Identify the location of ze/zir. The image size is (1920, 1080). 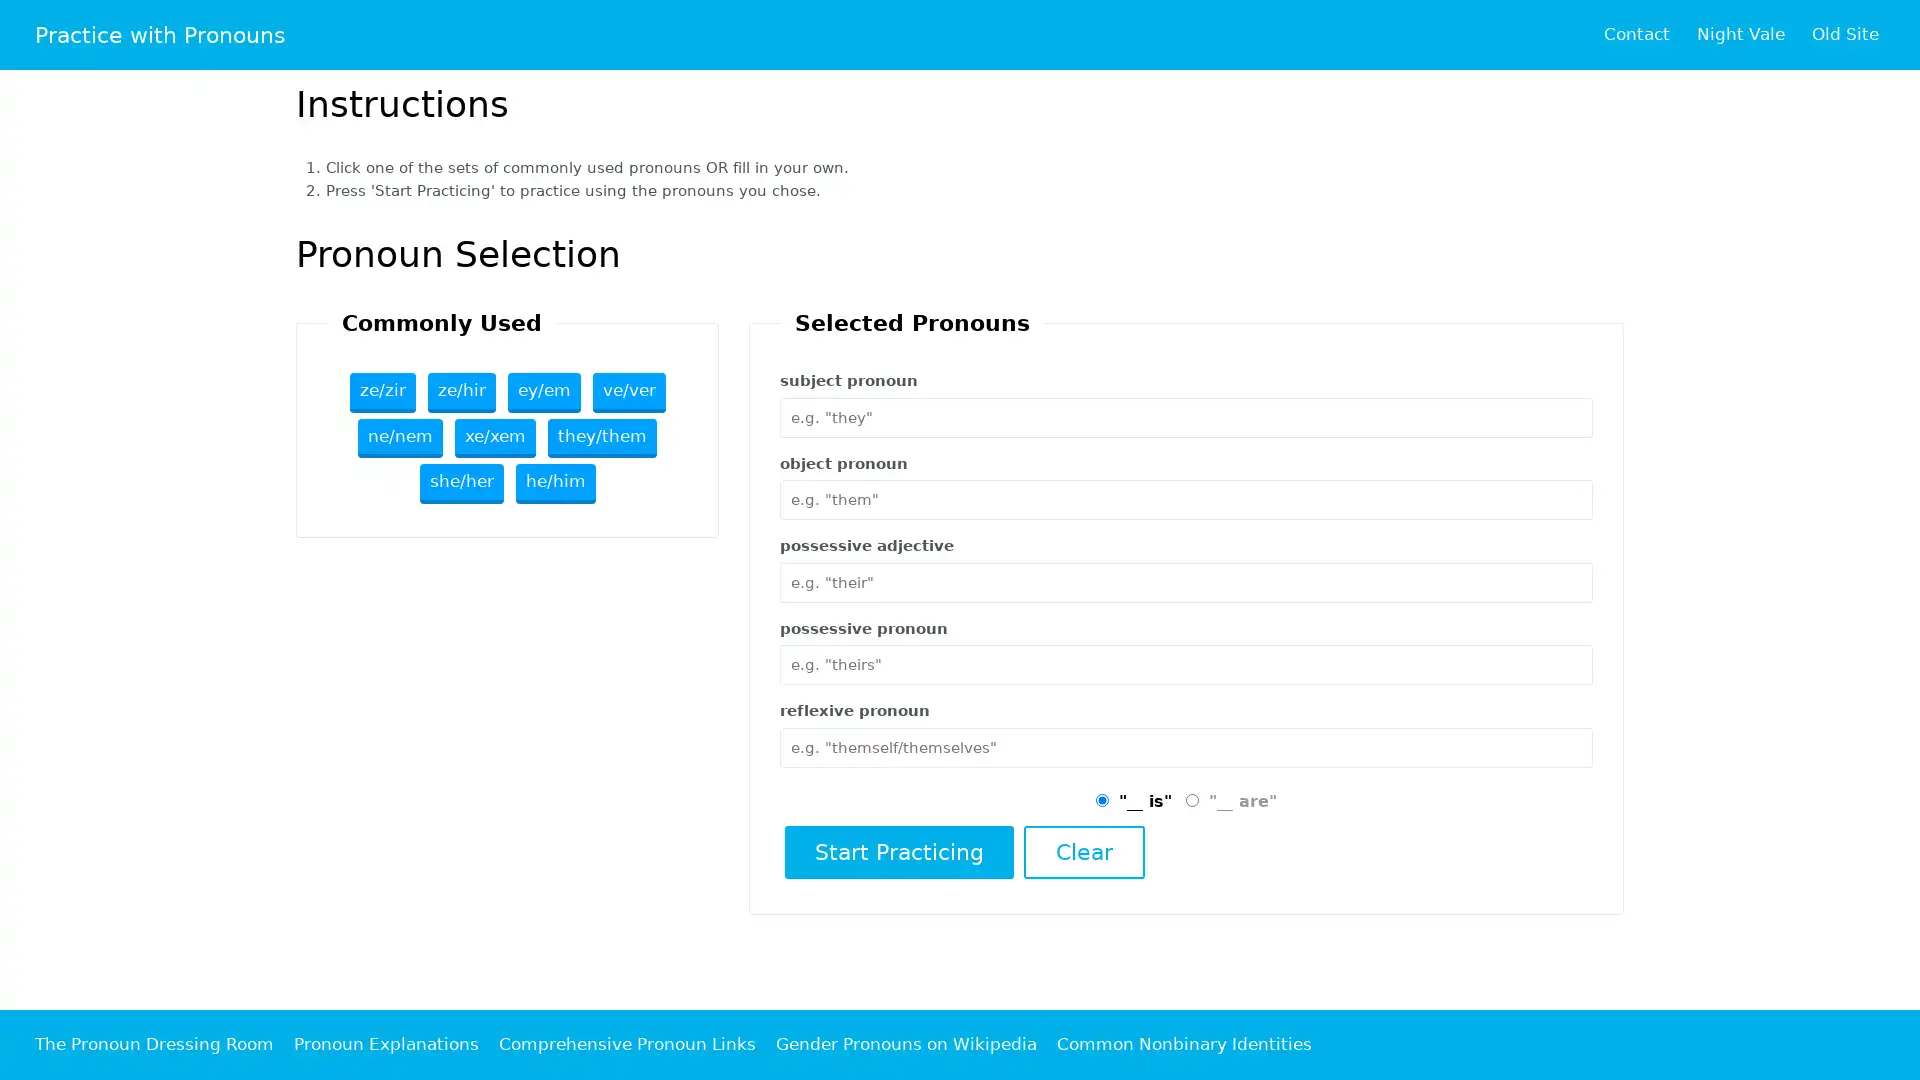
(382, 392).